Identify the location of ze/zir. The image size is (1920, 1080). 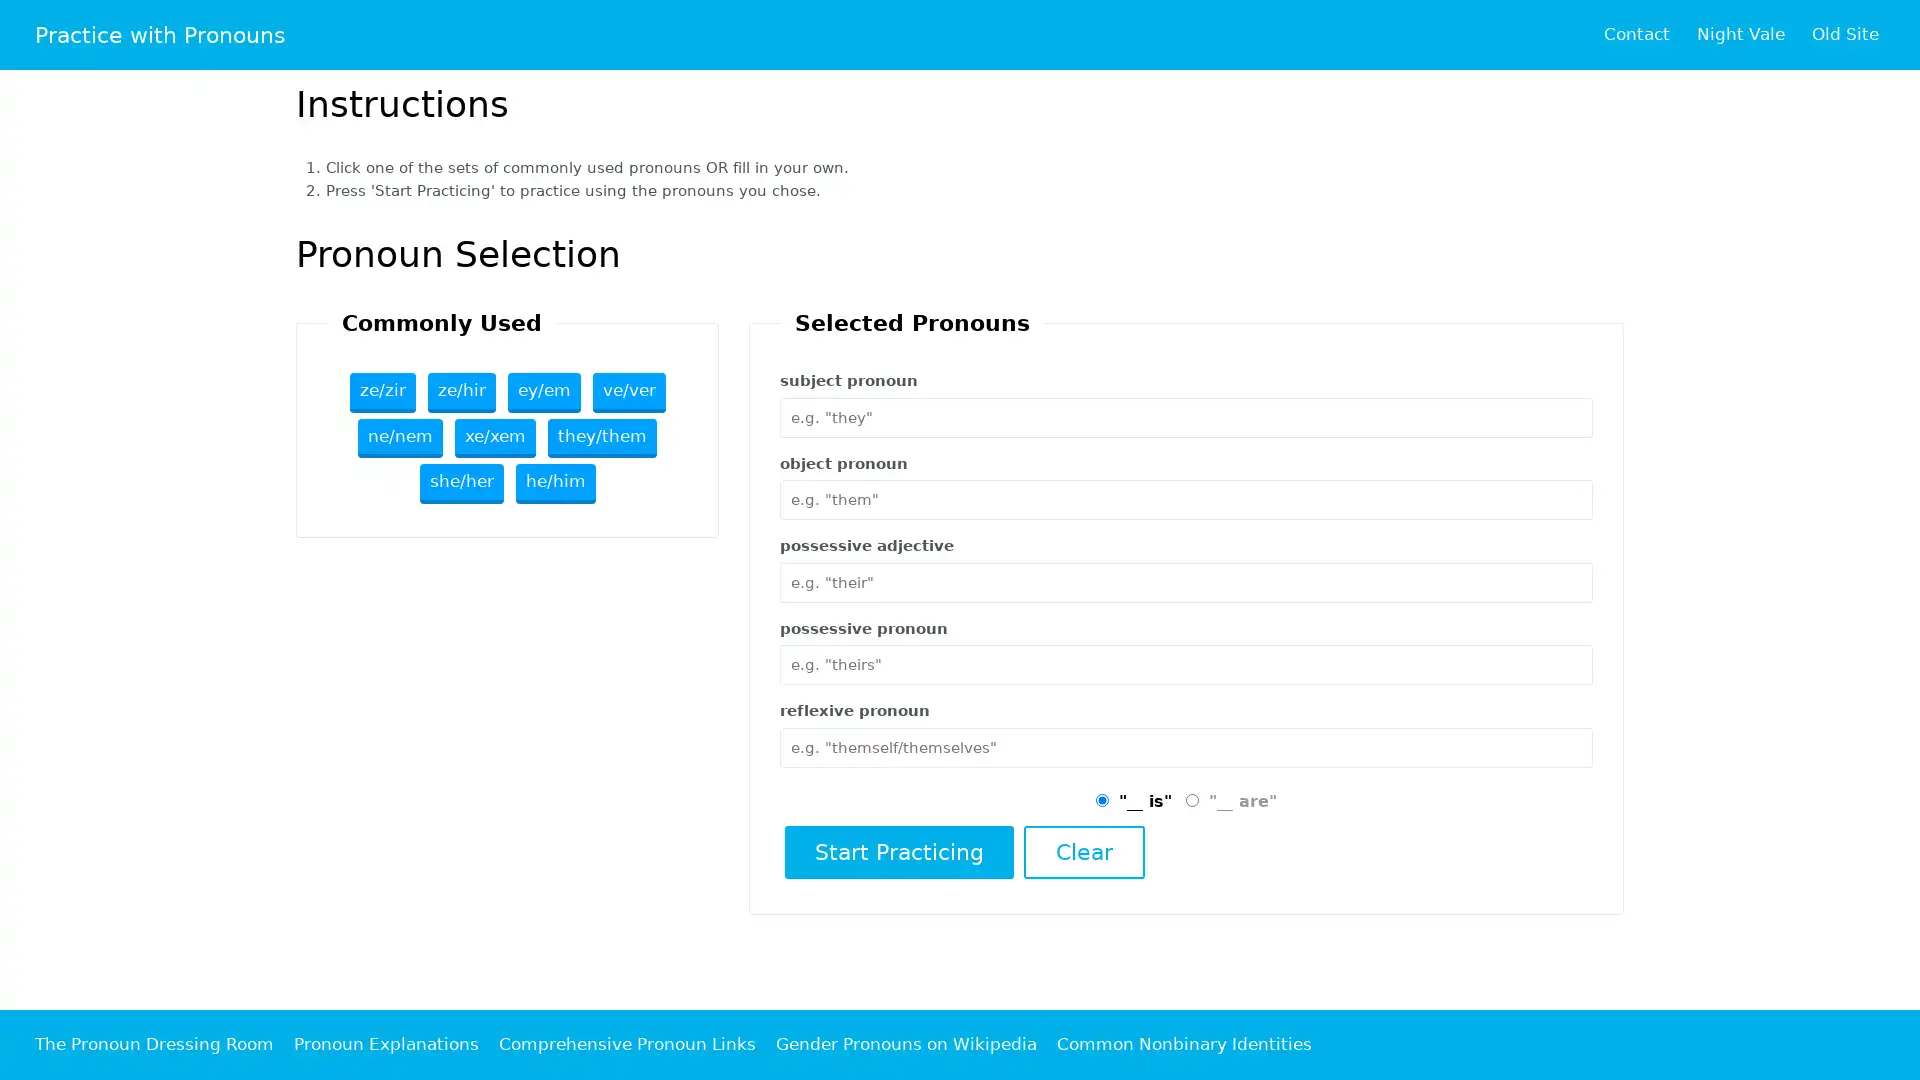
(382, 392).